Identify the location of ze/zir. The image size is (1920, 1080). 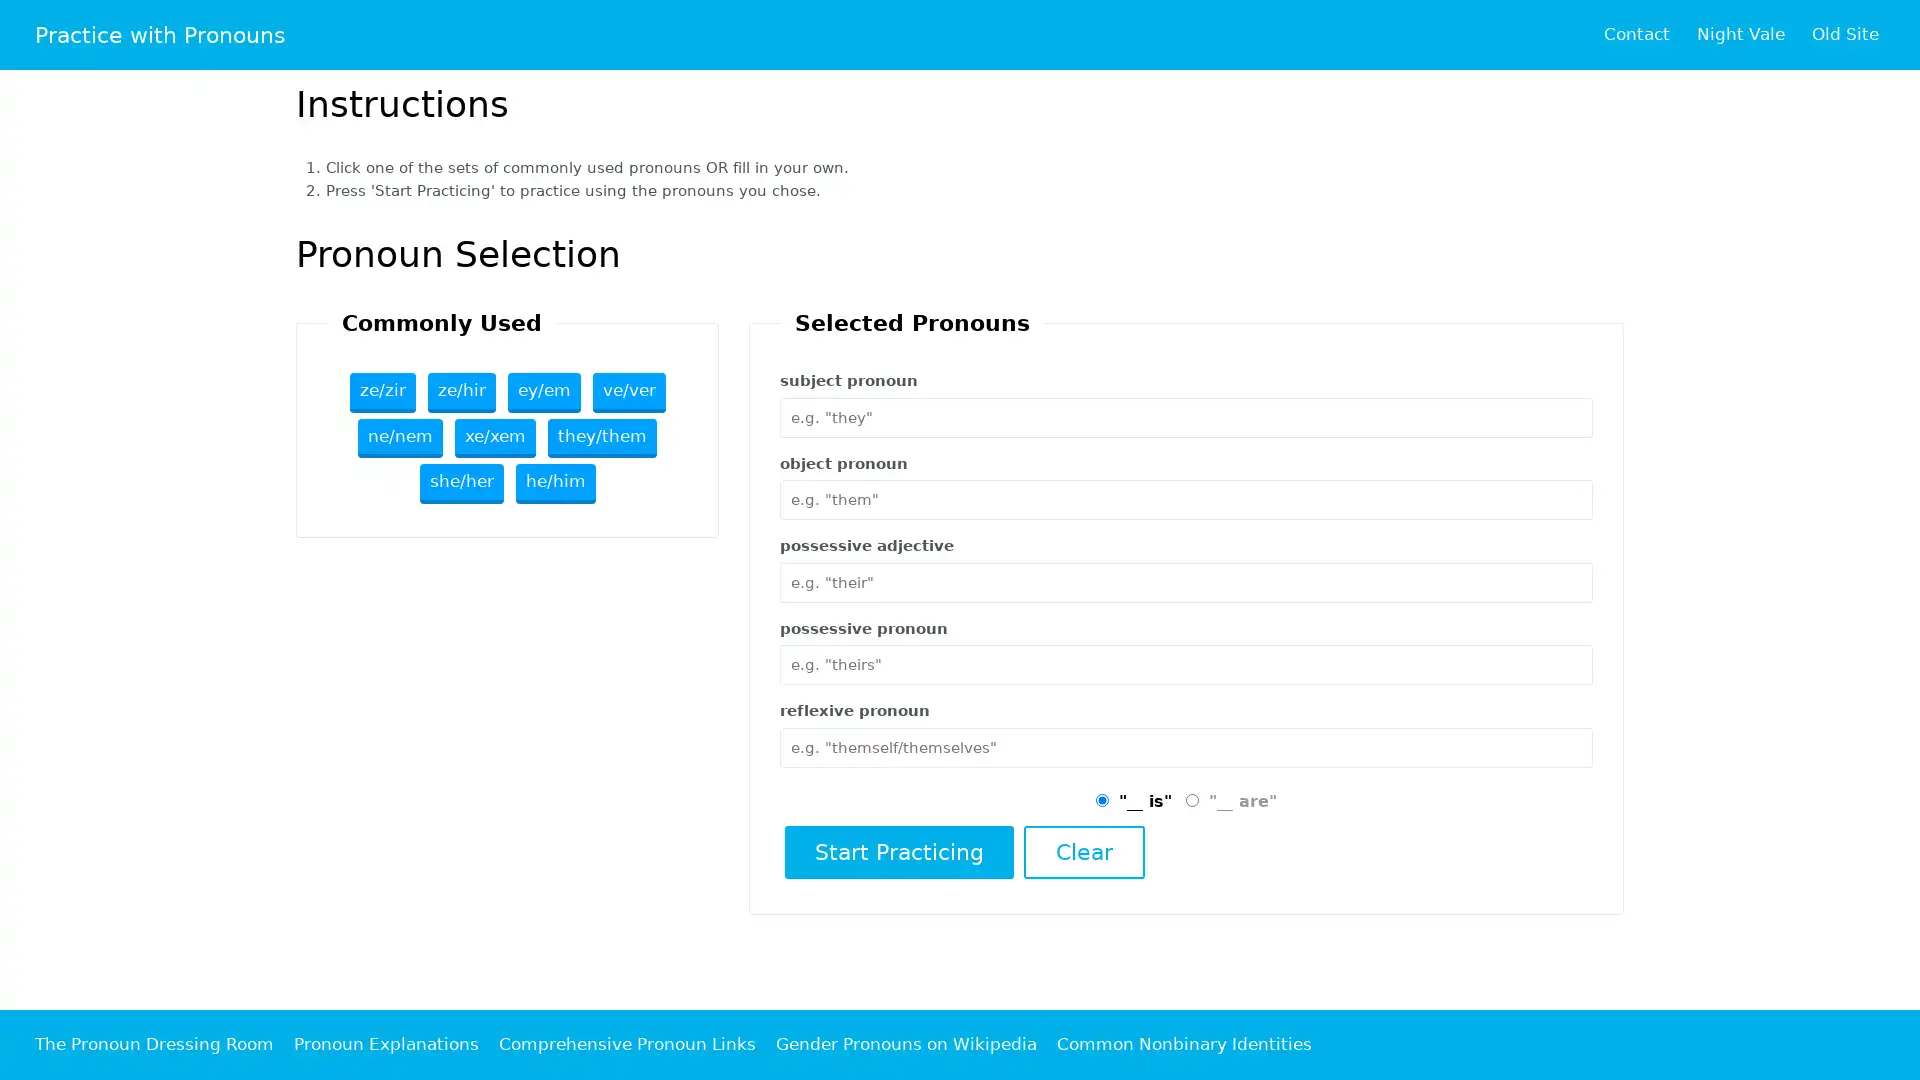
(382, 392).